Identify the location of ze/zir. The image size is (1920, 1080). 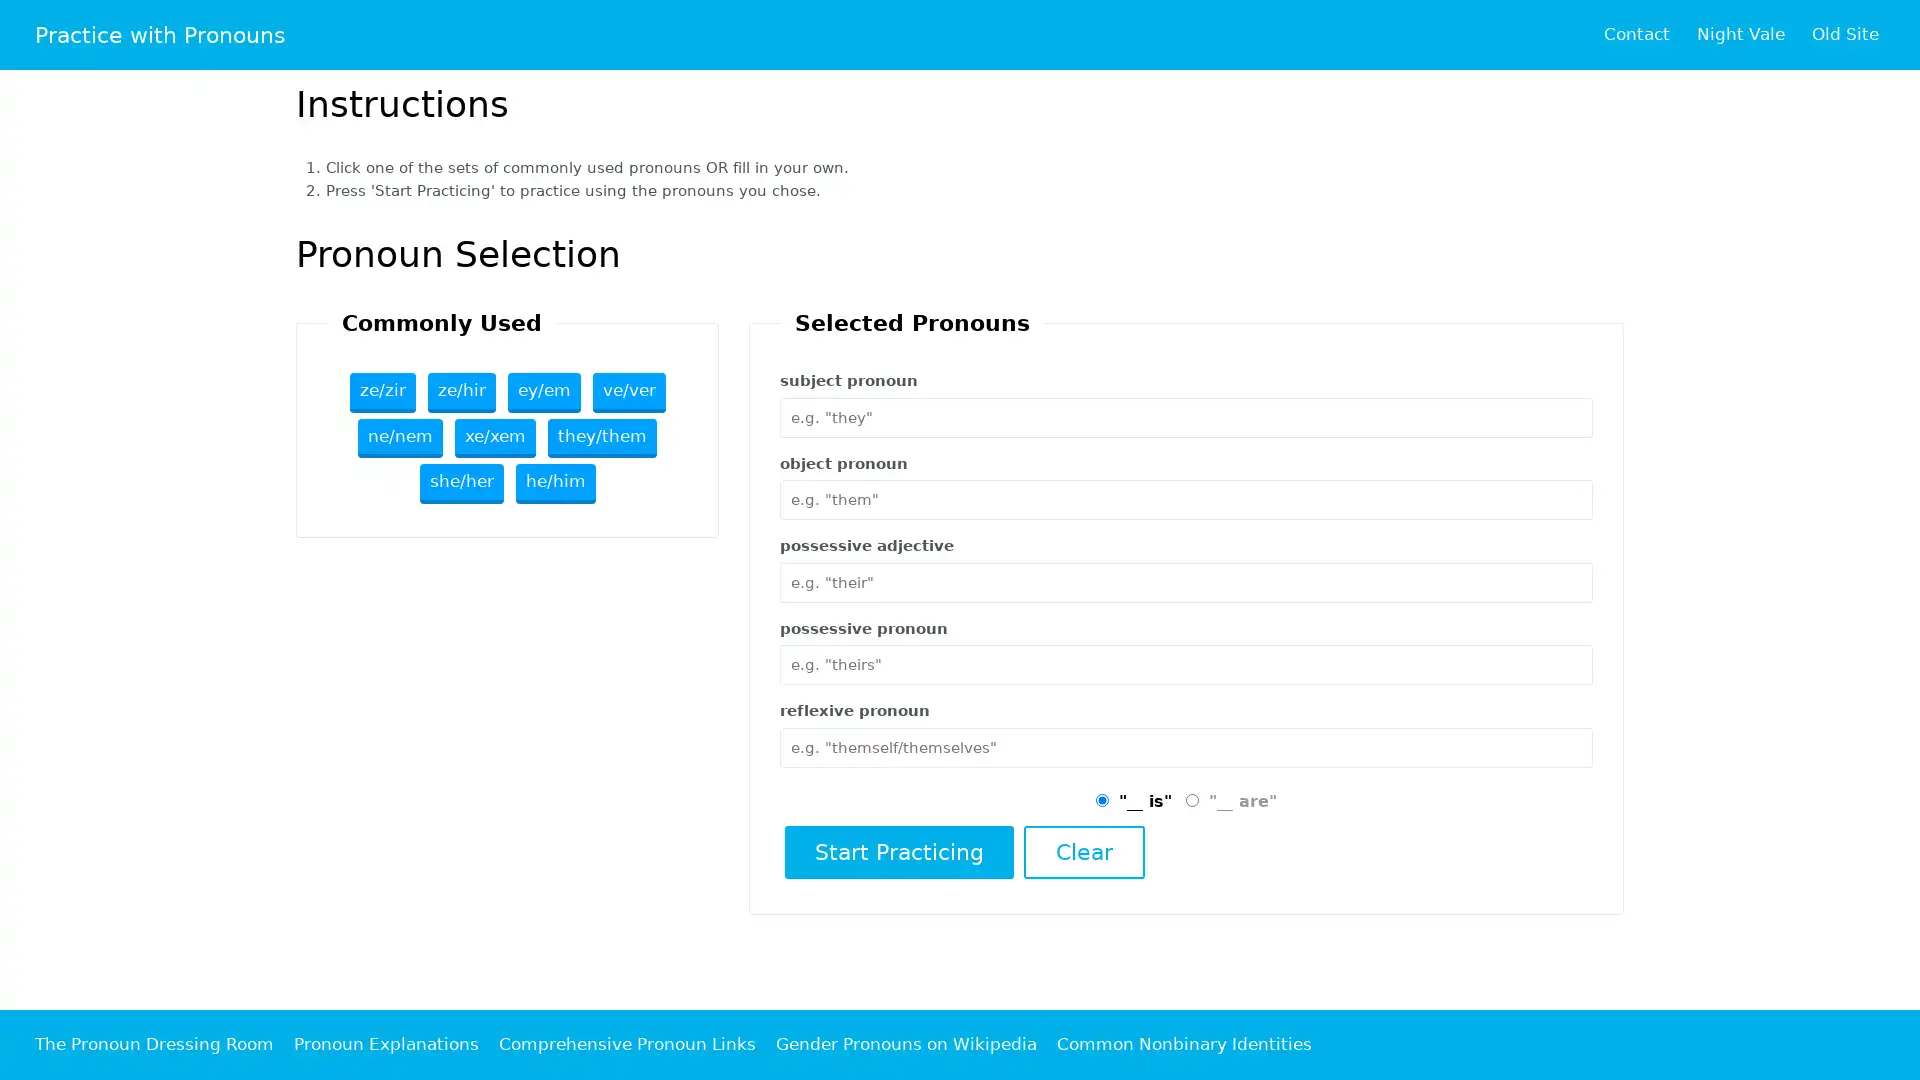
(382, 392).